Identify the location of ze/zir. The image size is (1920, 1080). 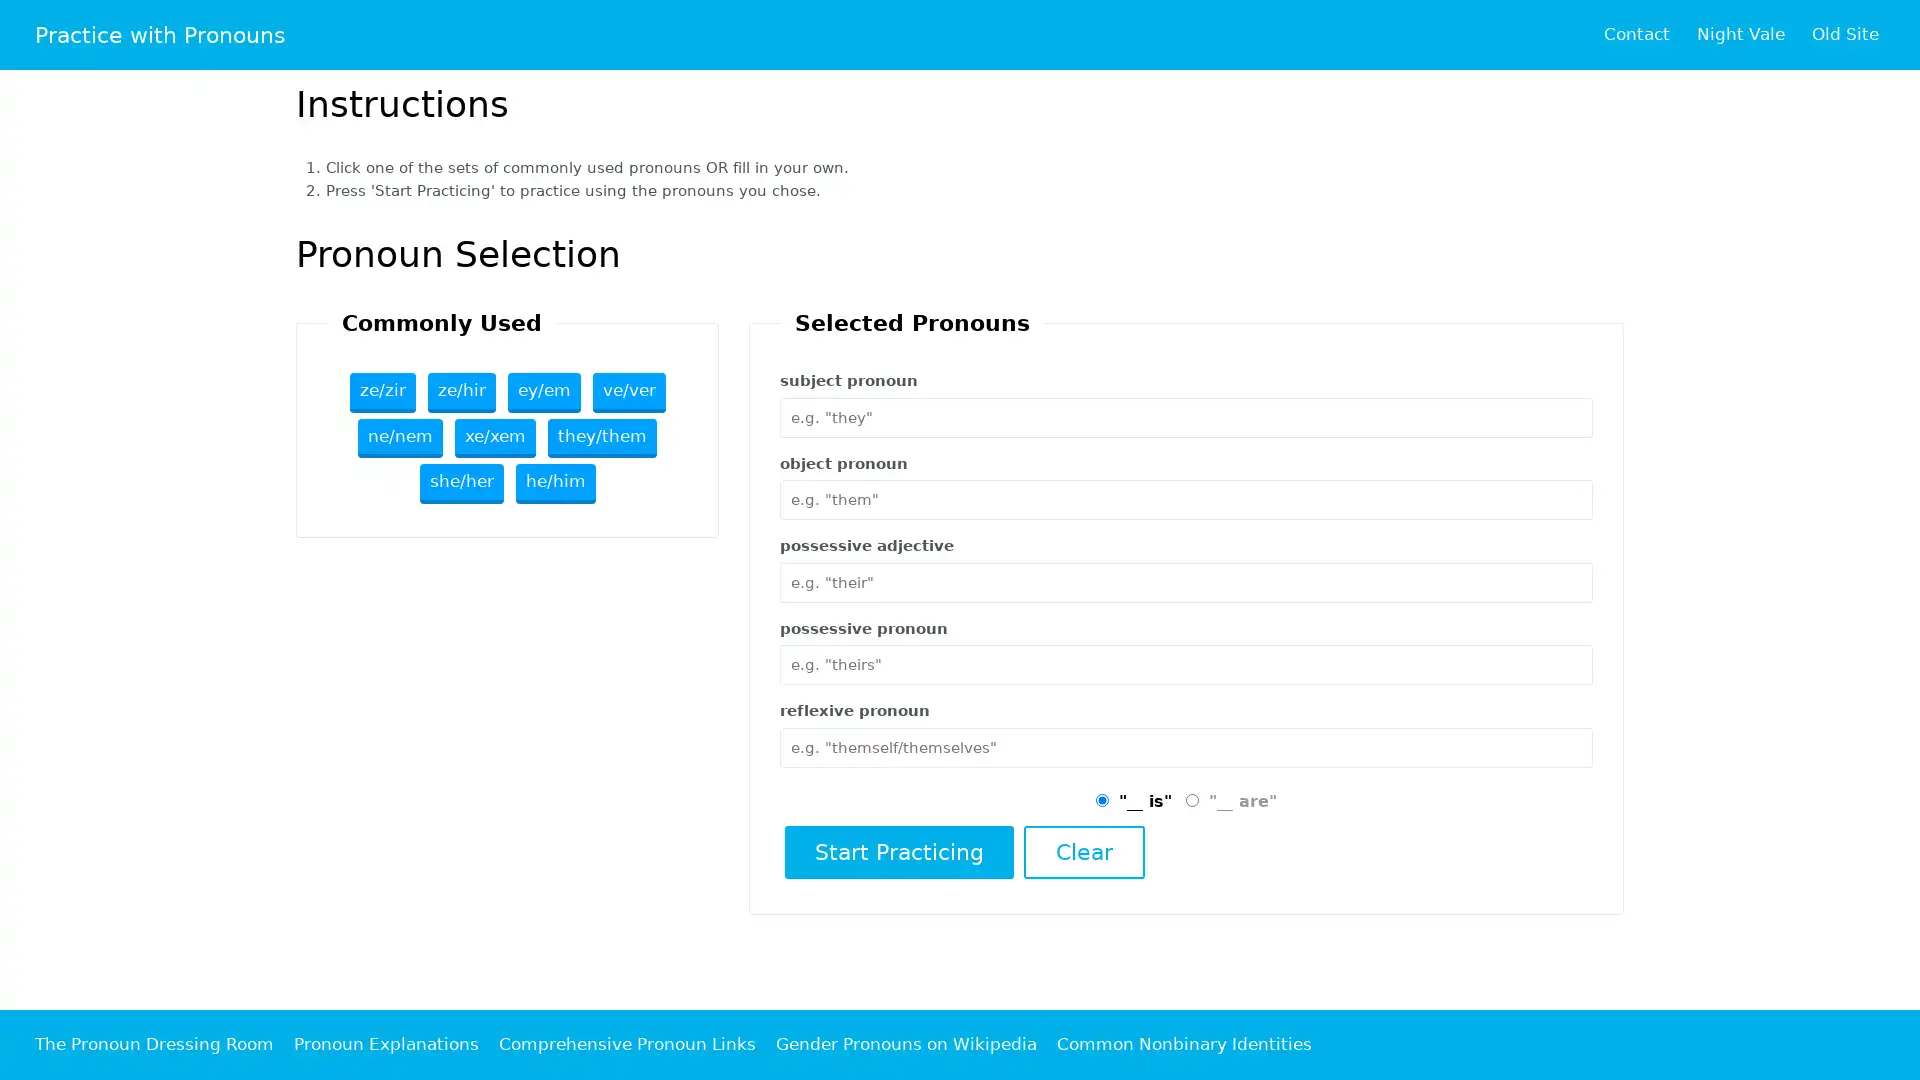
(382, 392).